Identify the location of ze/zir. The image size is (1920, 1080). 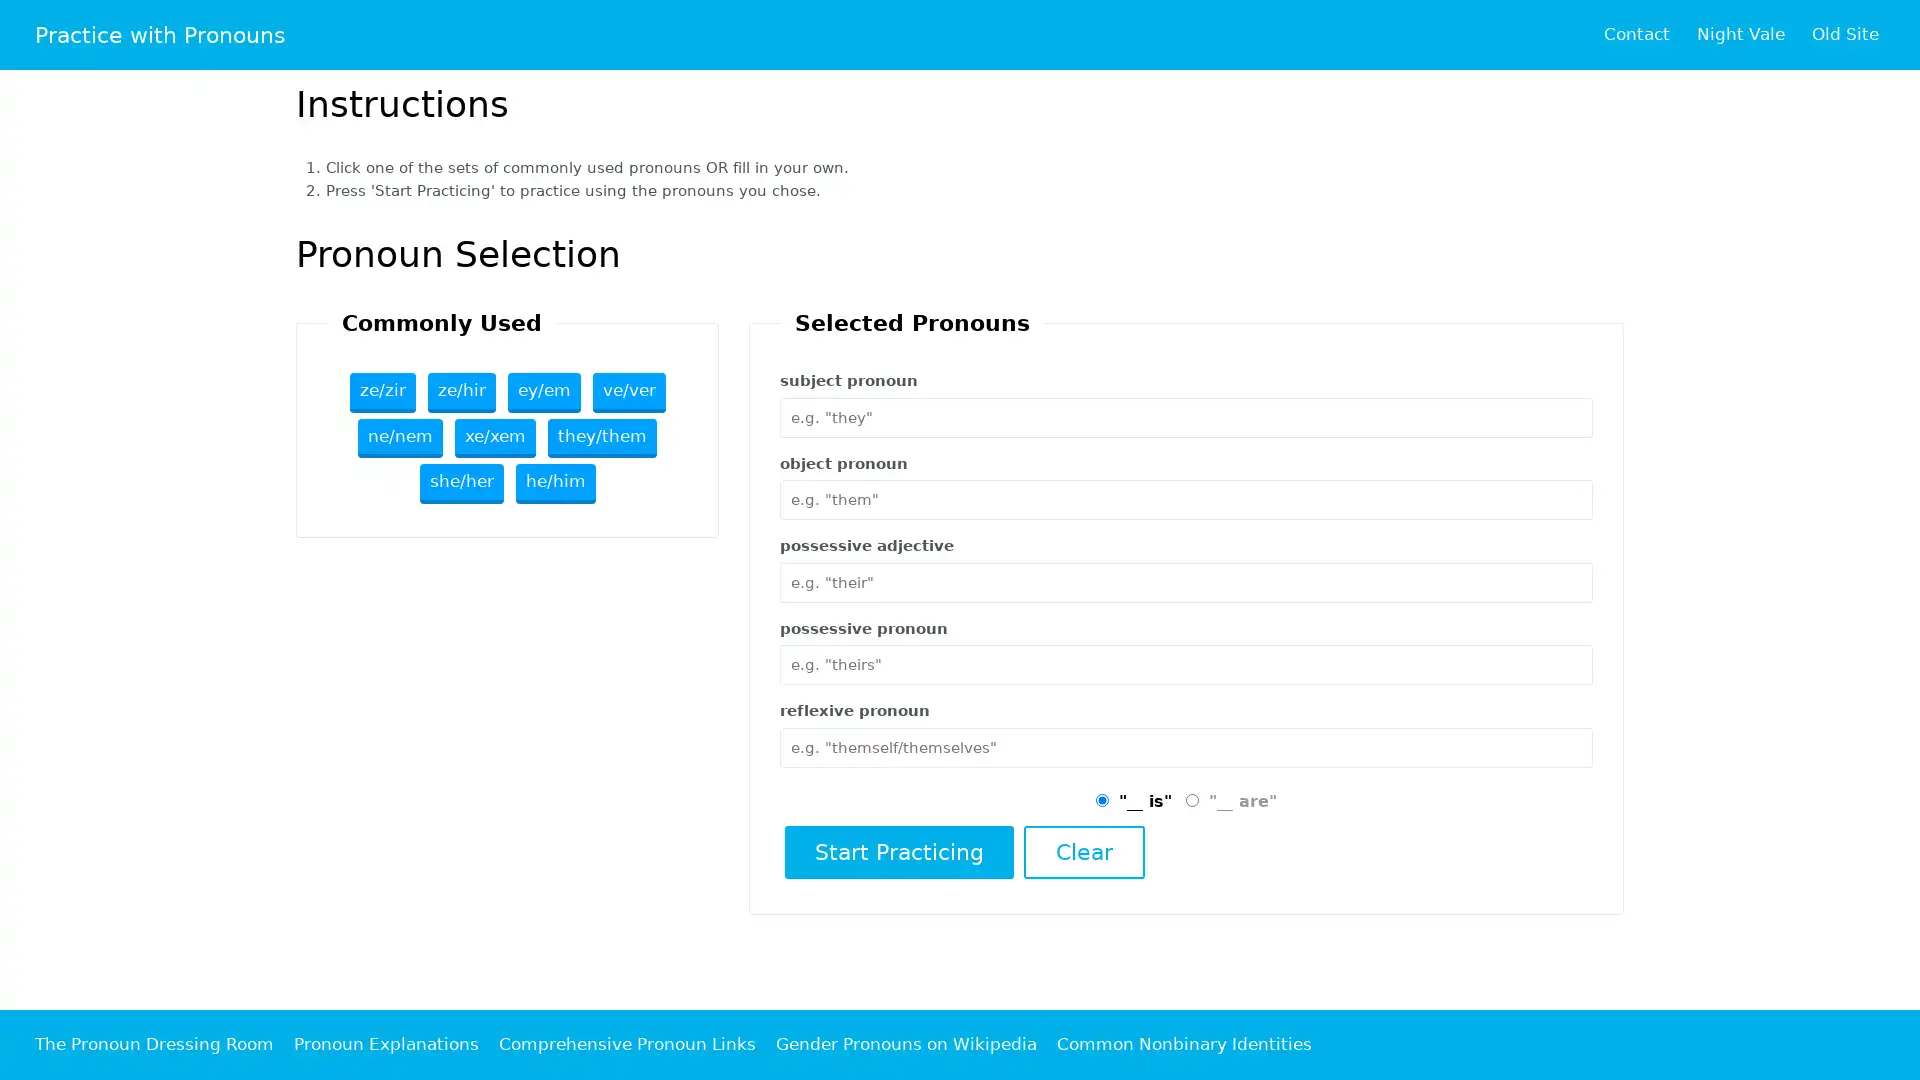
(382, 392).